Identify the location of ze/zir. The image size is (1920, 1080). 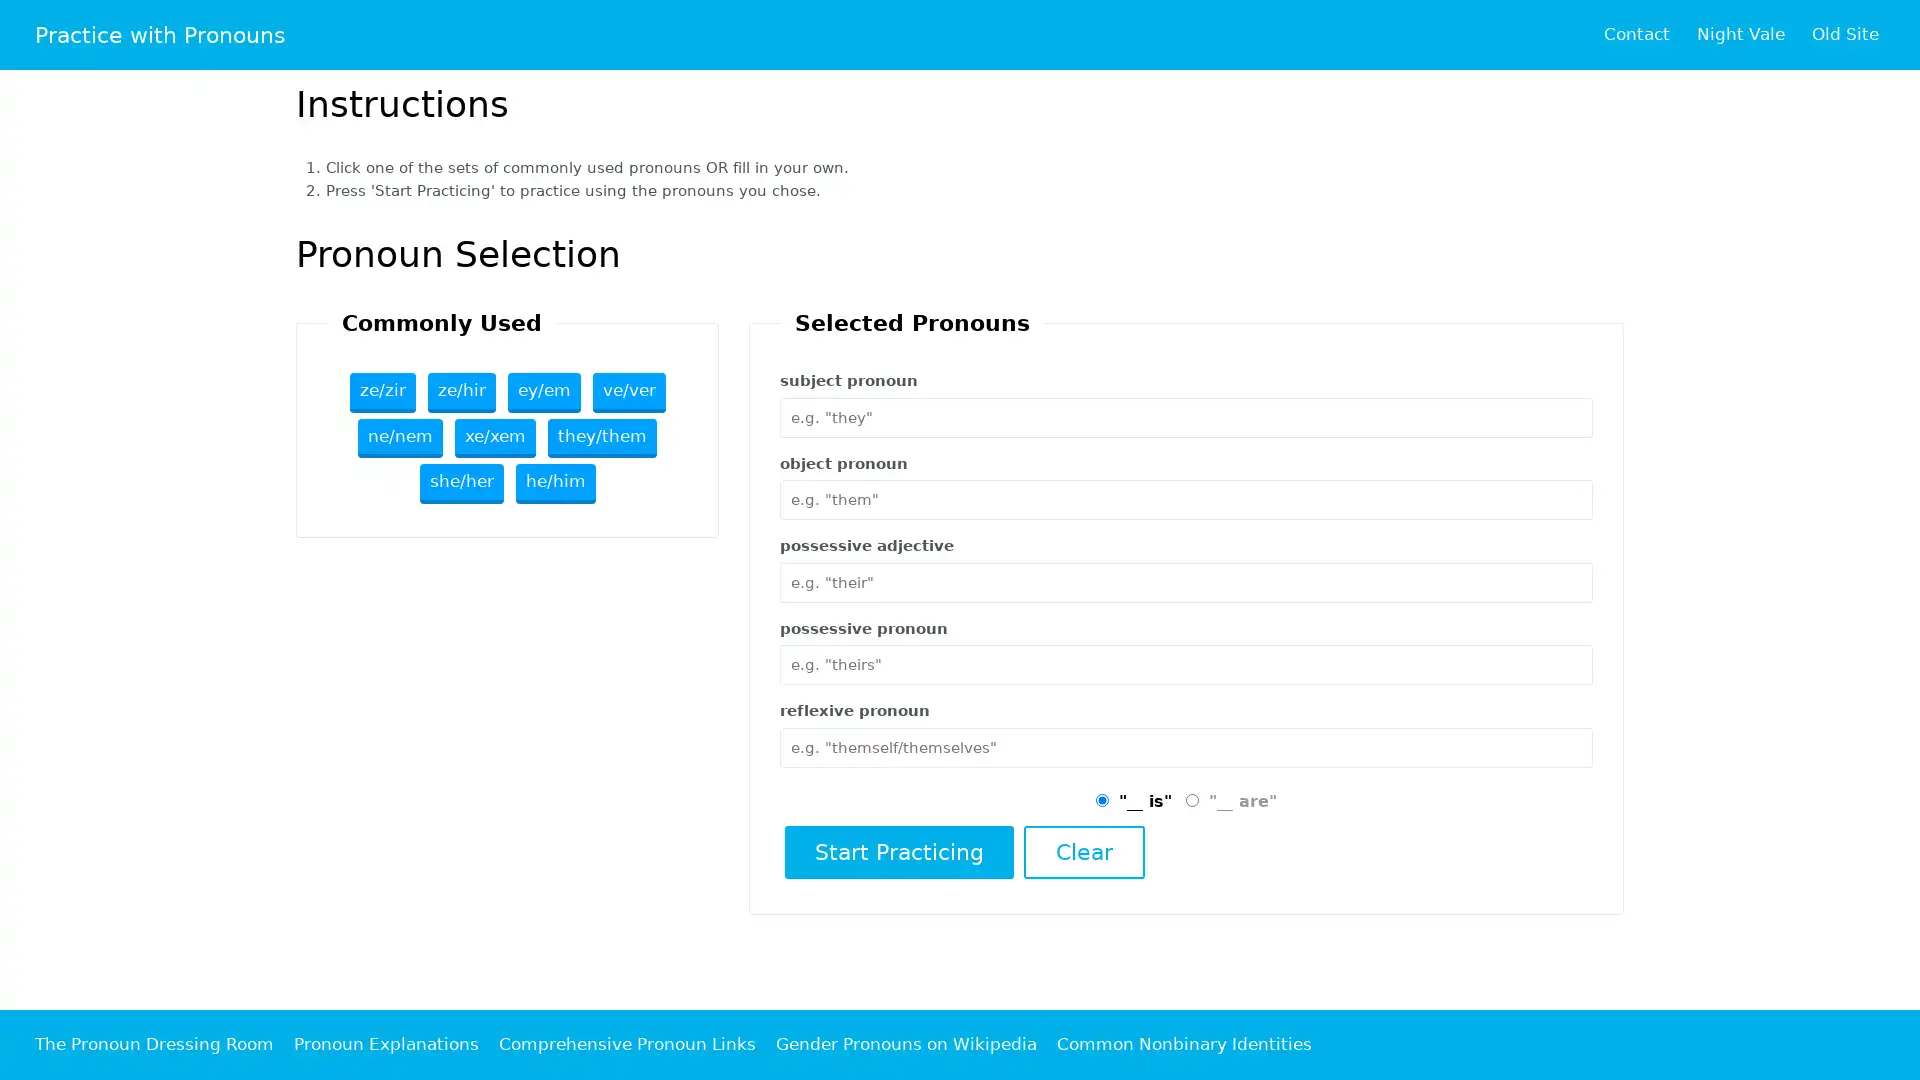
(382, 392).